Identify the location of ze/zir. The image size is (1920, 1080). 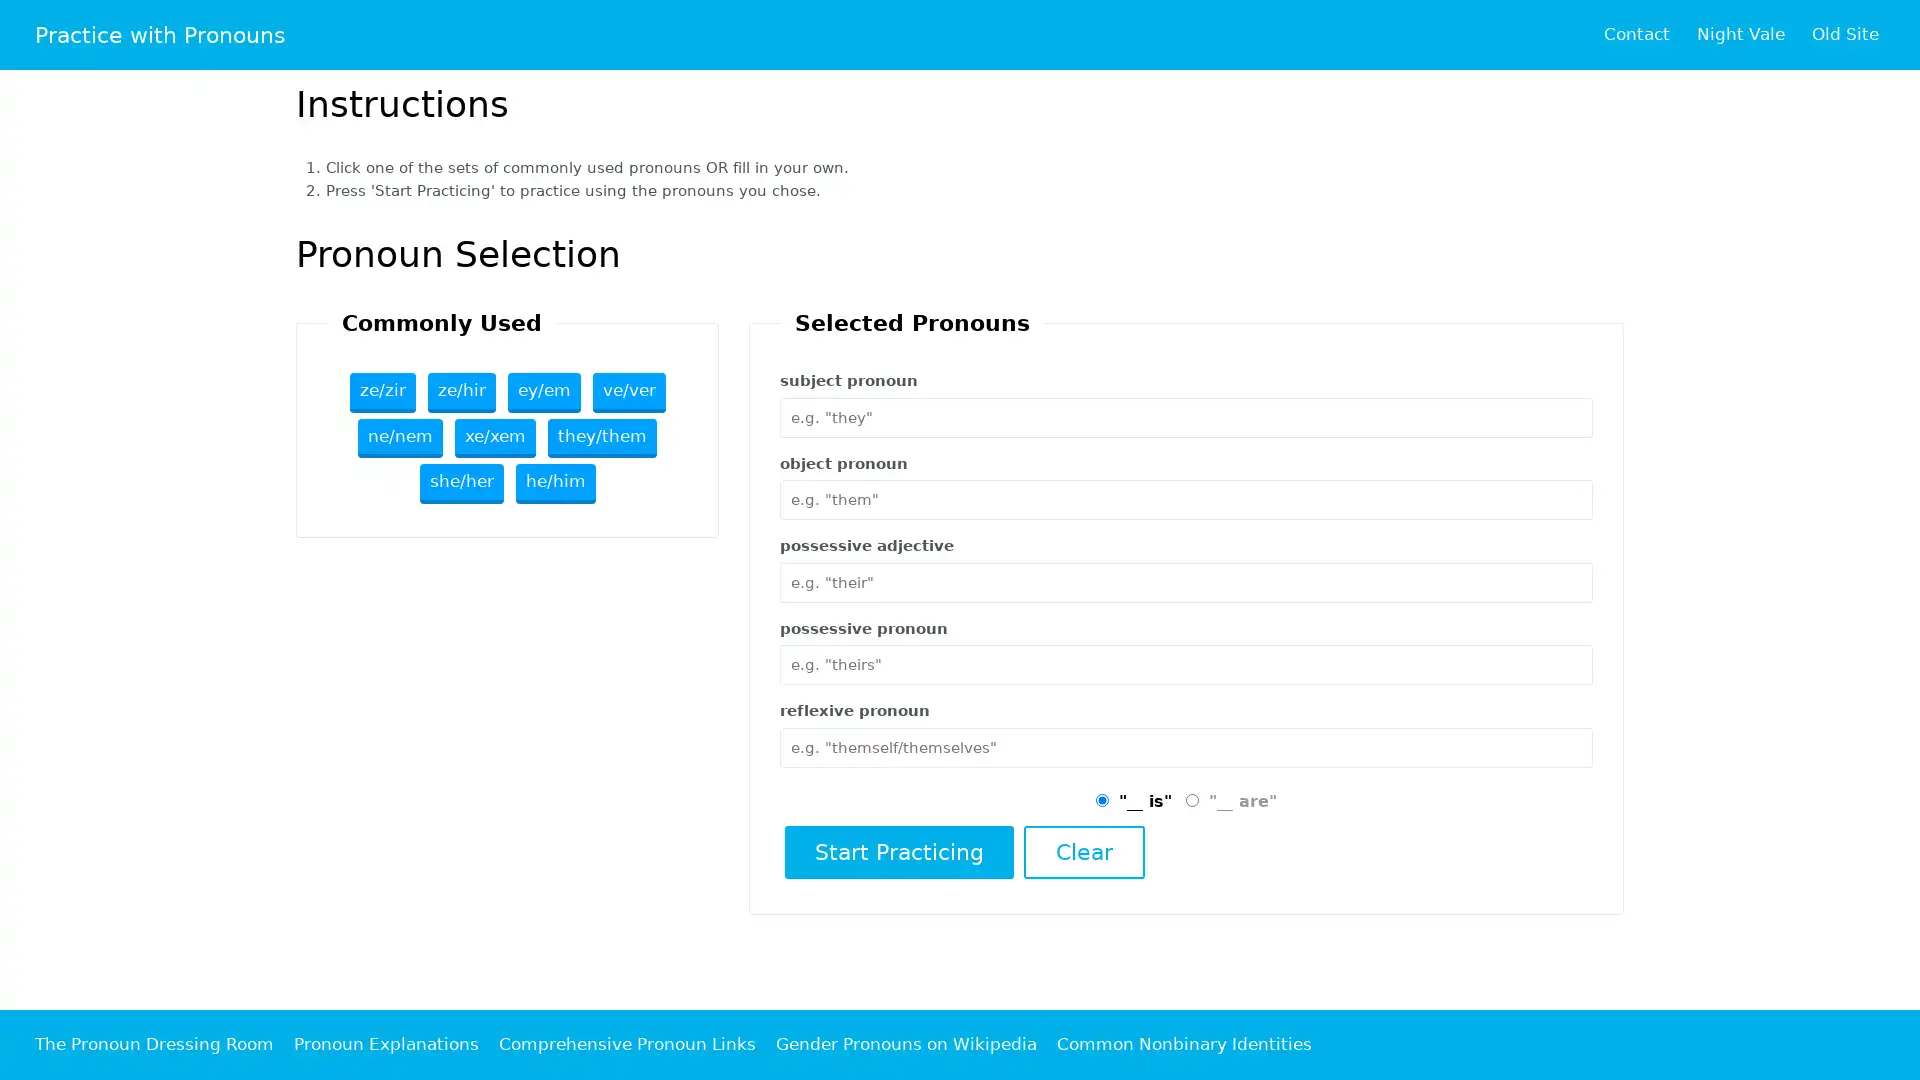
(382, 392).